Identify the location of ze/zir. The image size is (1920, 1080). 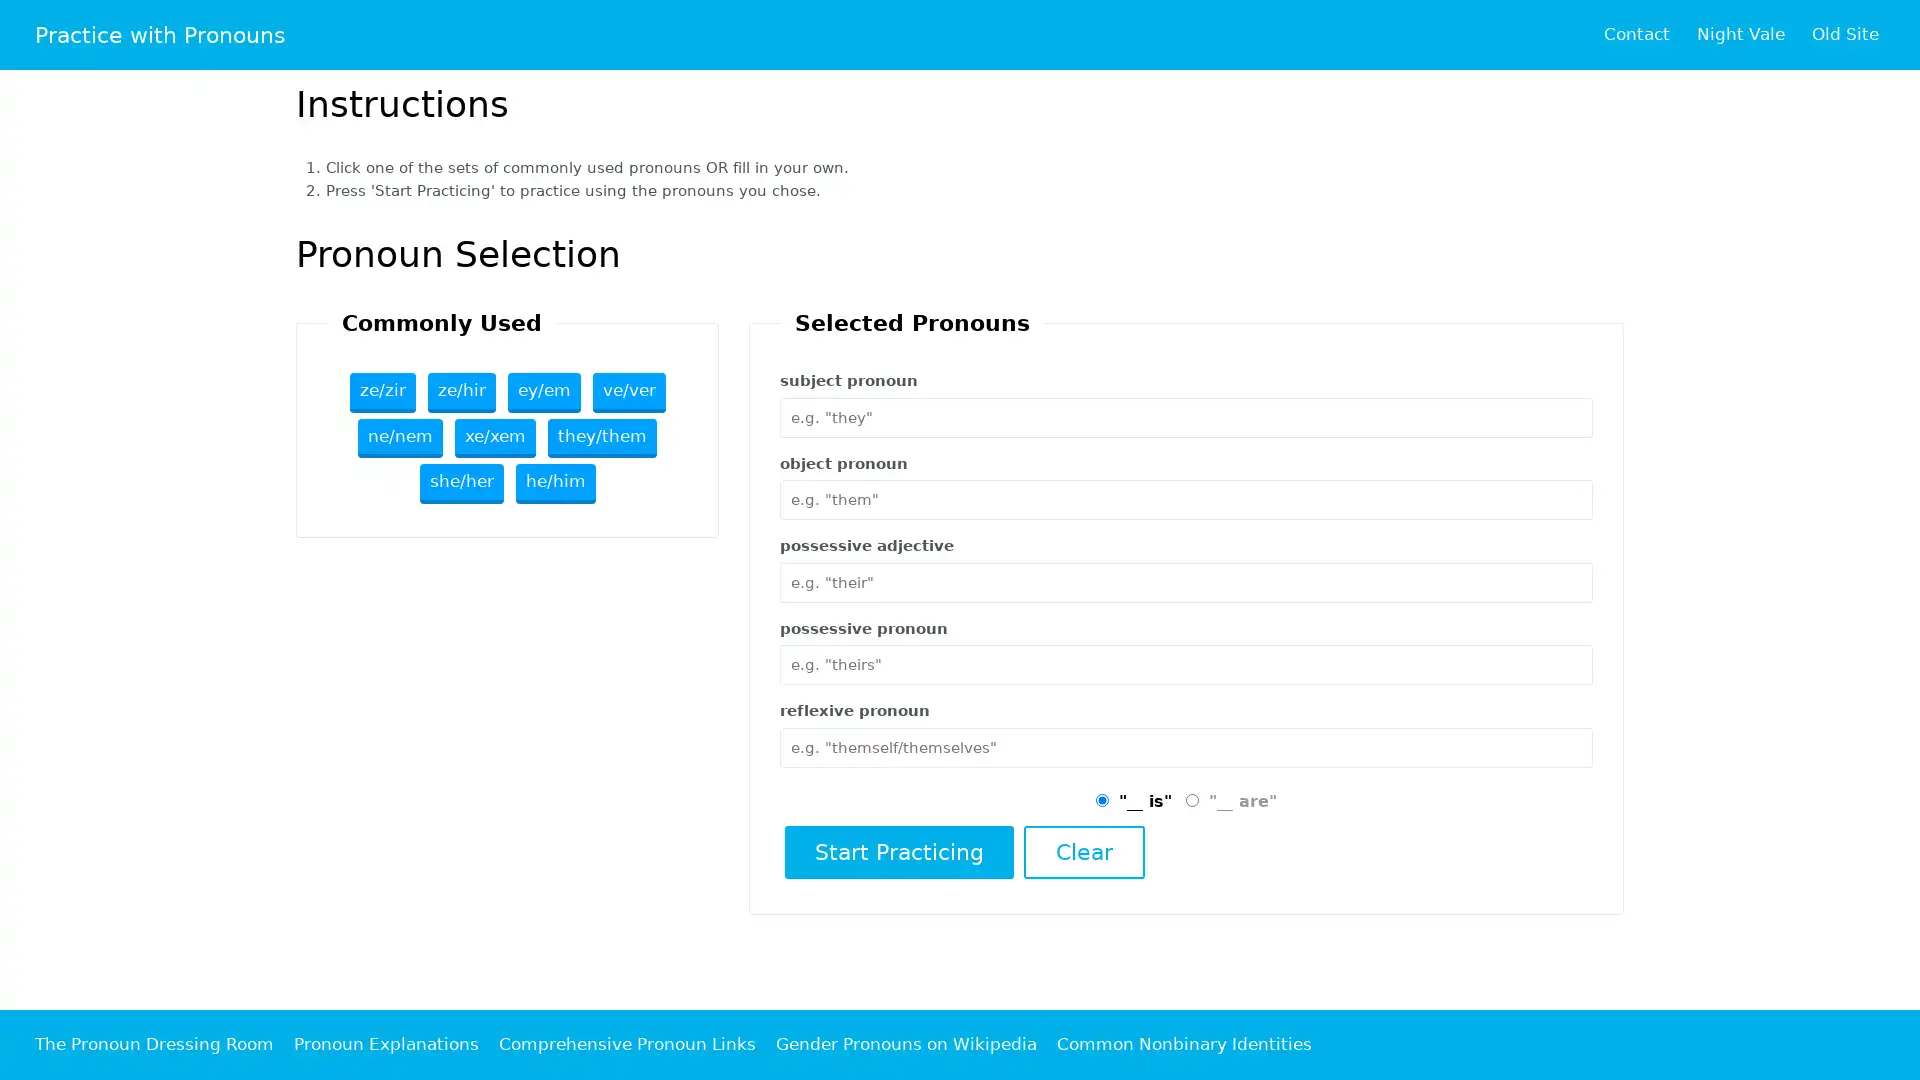
(382, 392).